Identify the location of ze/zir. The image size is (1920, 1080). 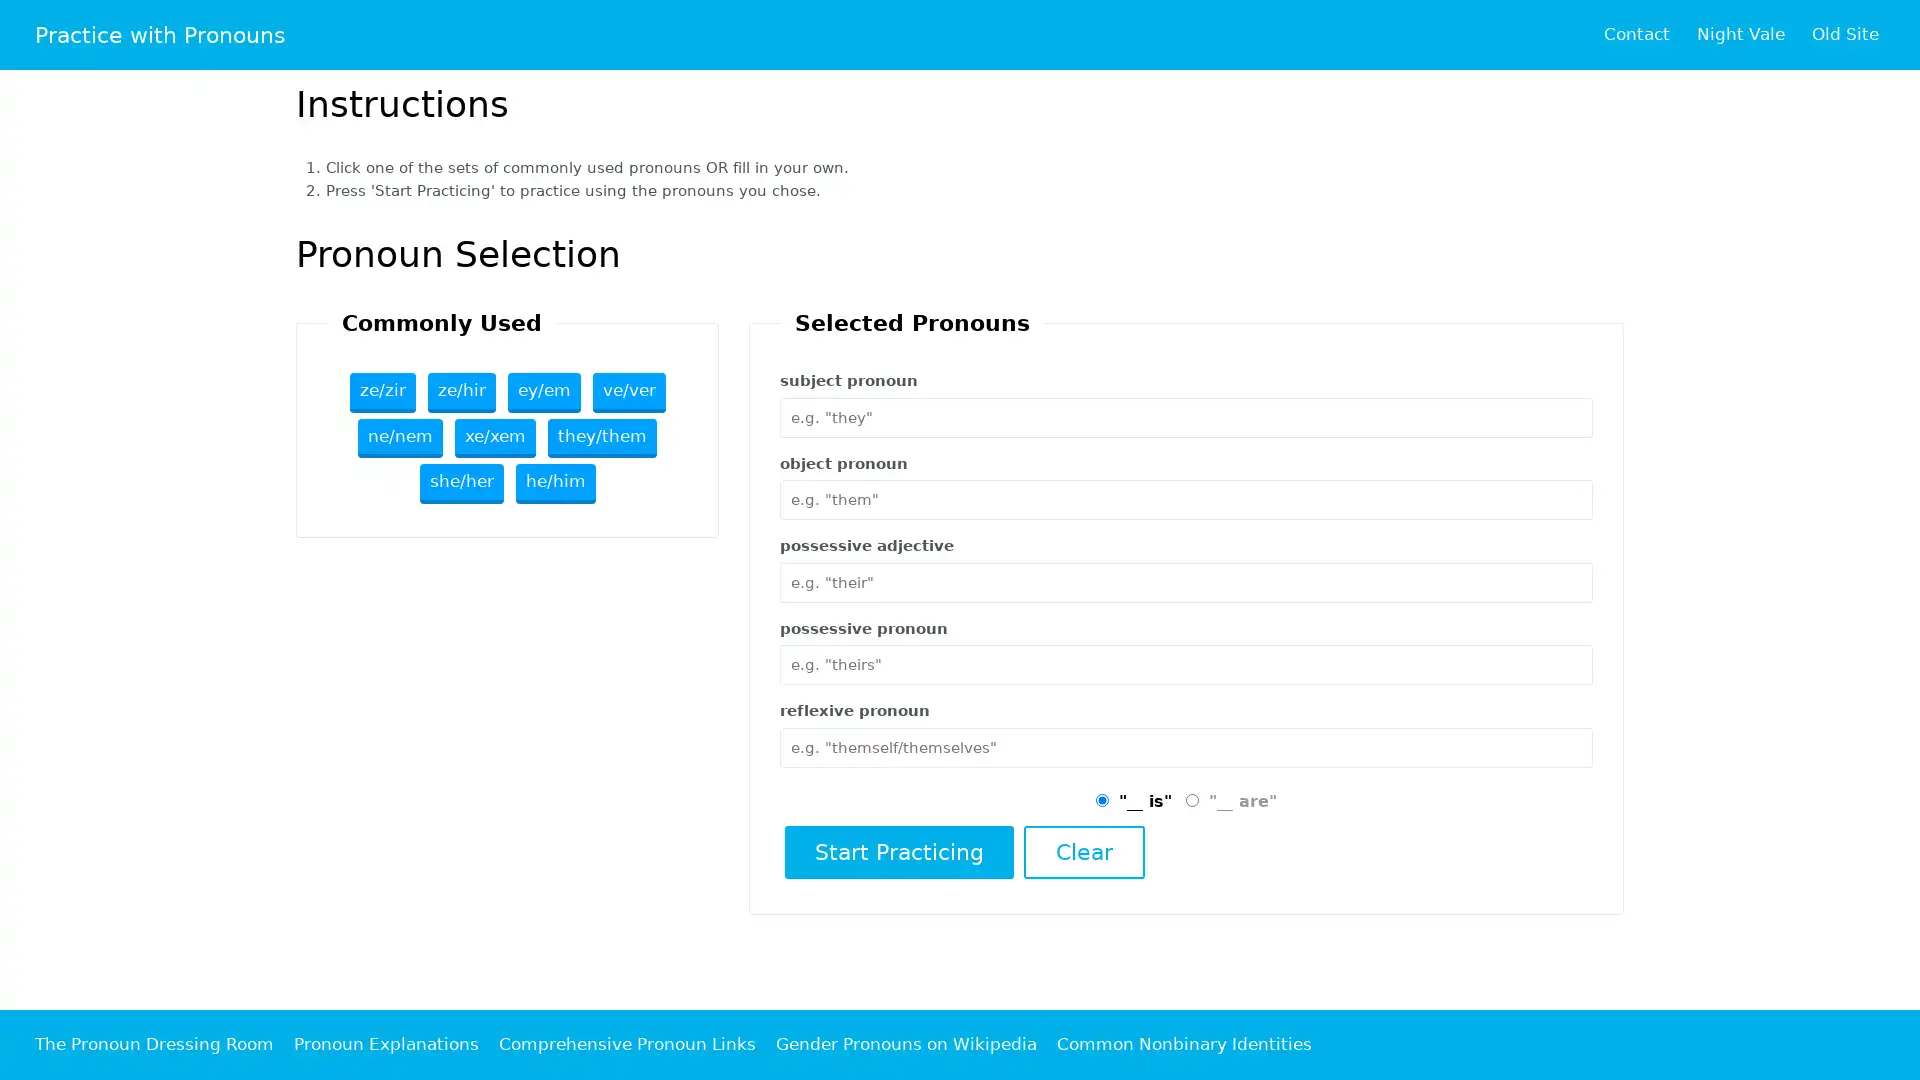
(382, 392).